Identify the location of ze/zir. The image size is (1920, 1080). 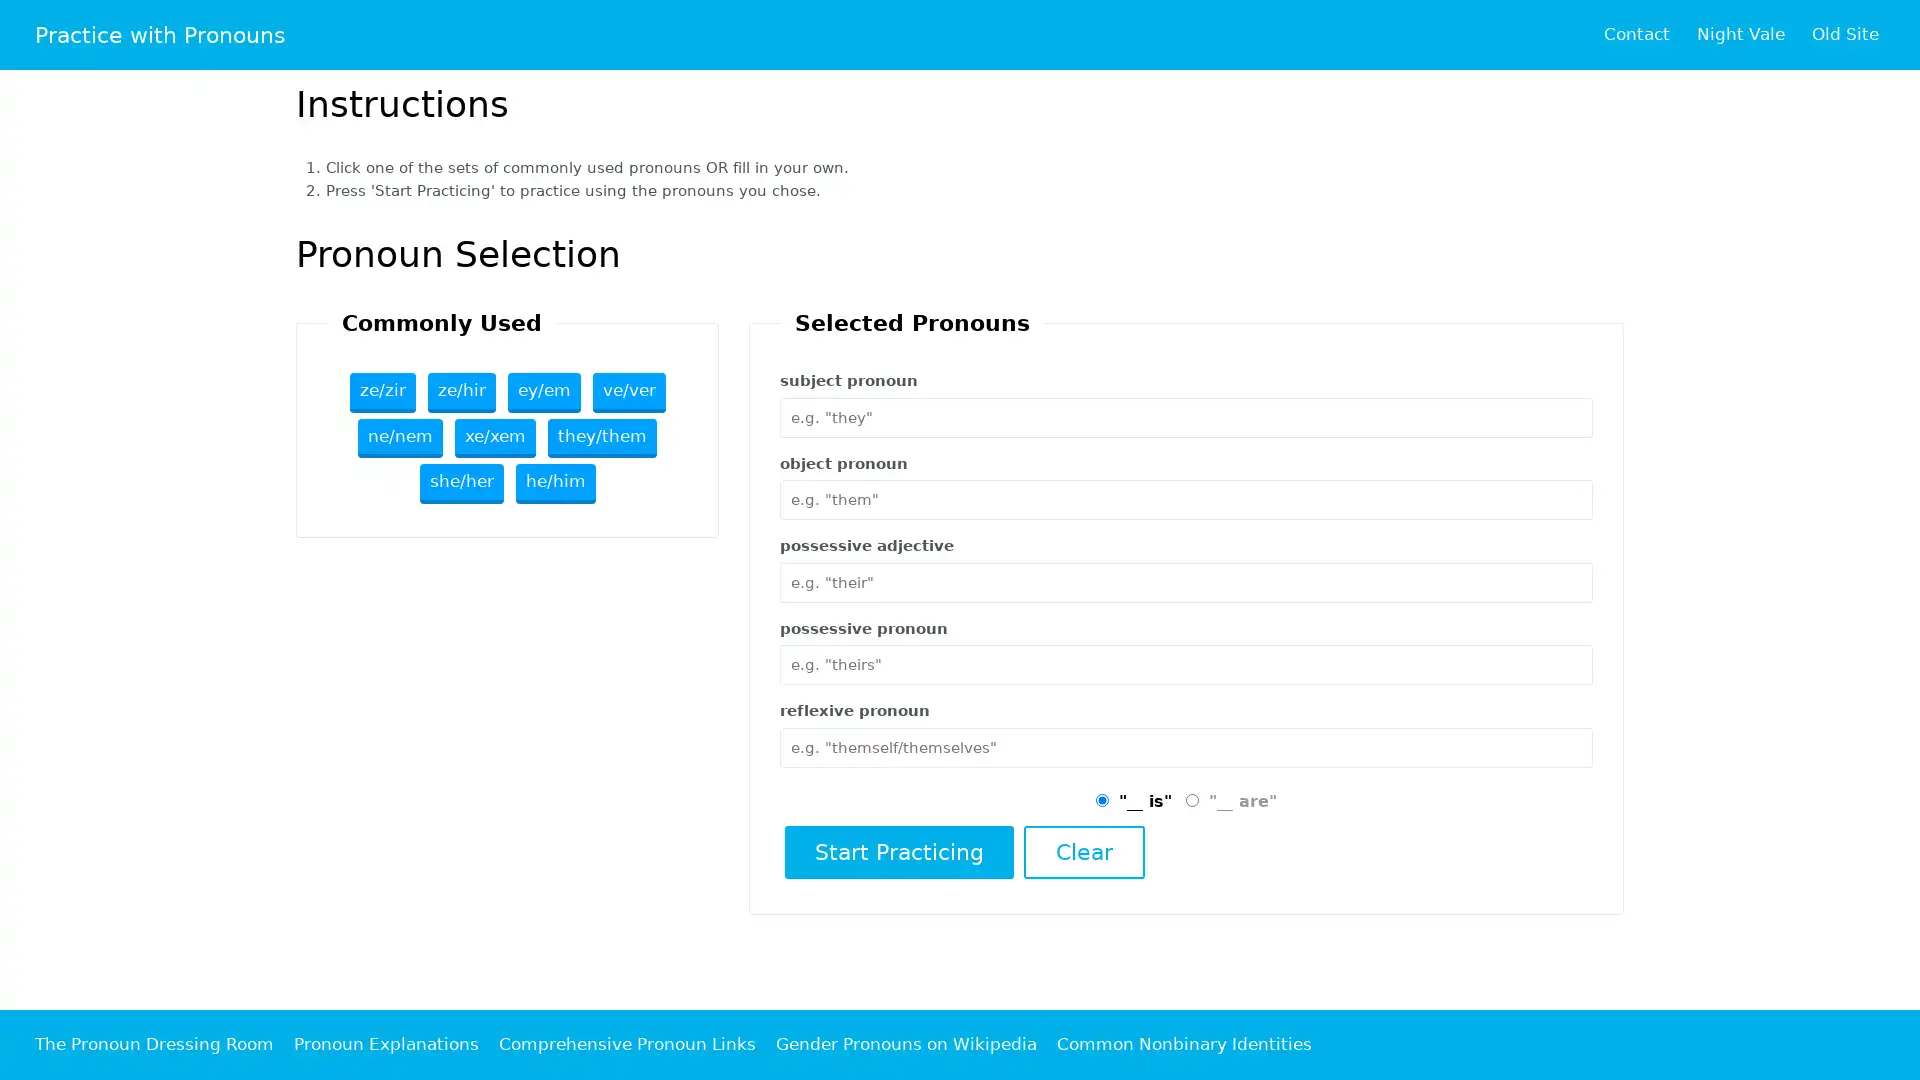
(382, 392).